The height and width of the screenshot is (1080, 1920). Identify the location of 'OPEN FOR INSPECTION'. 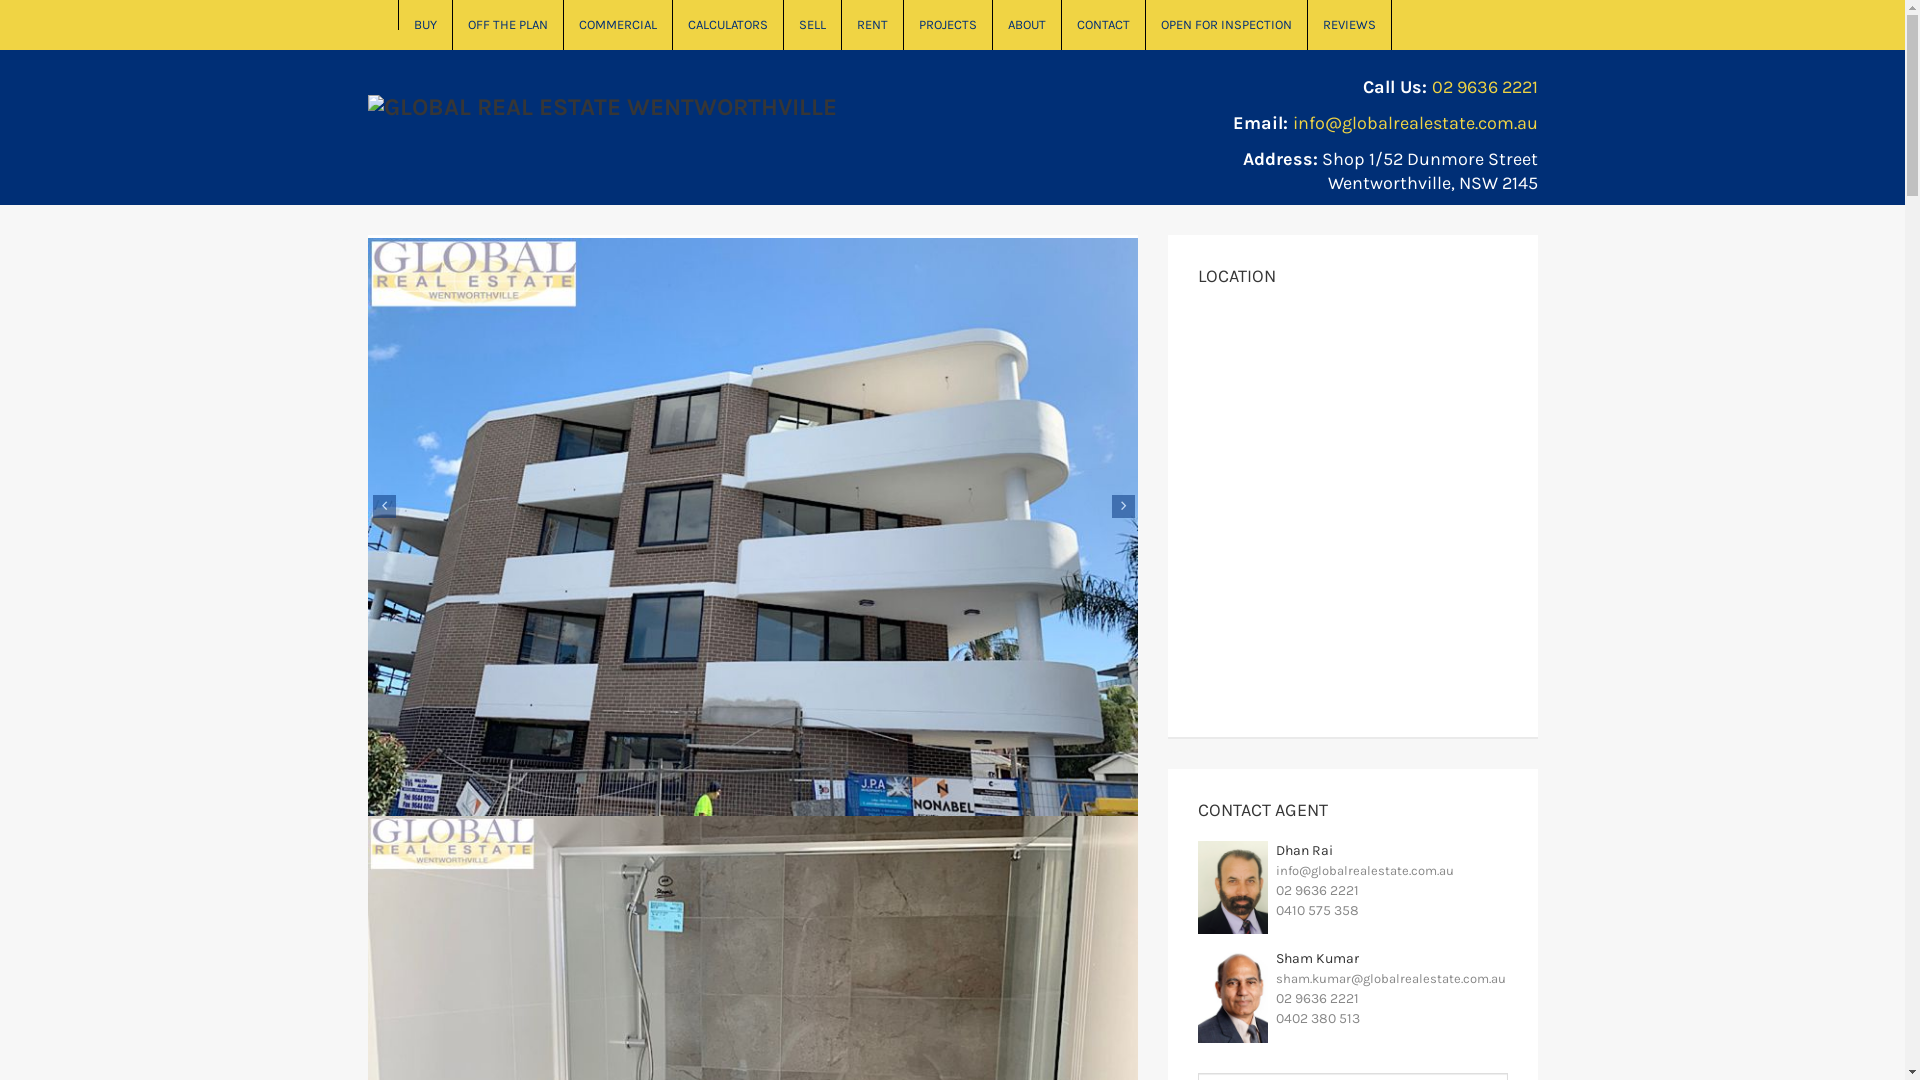
(1146, 24).